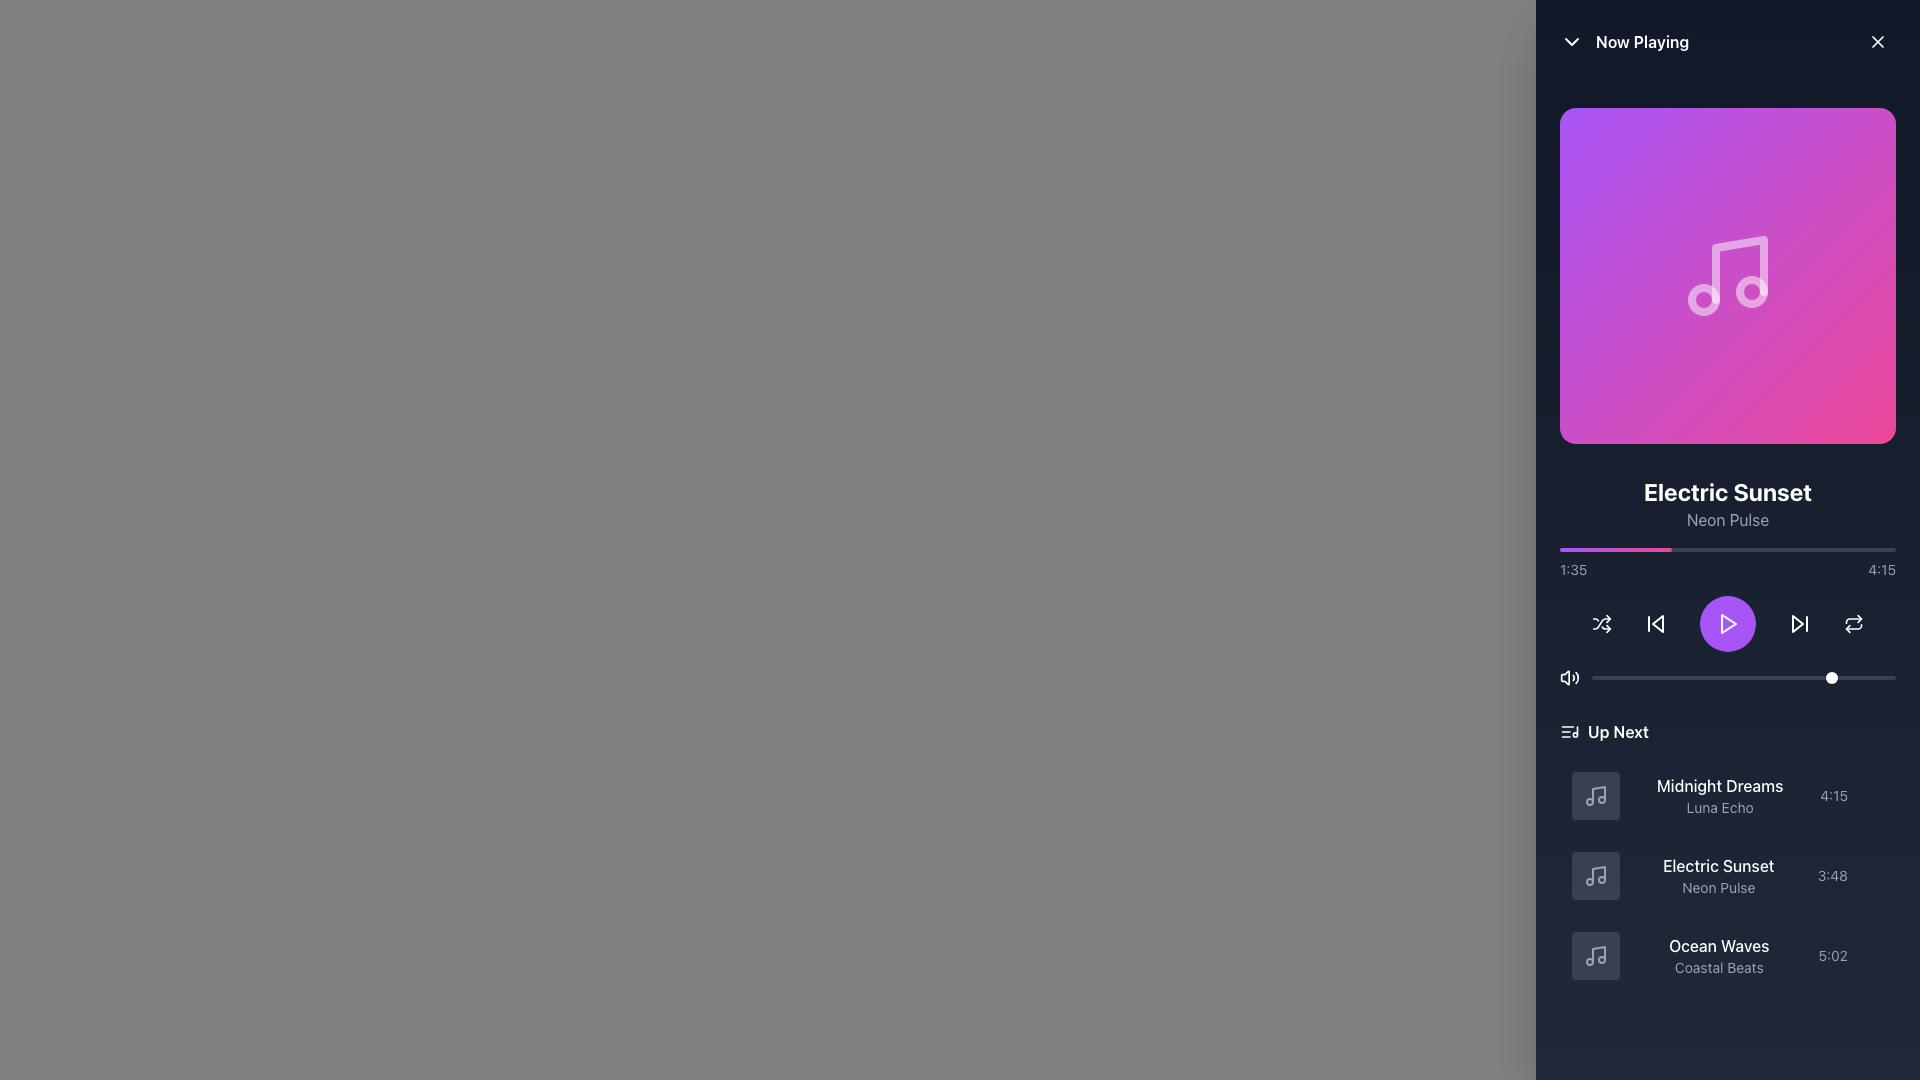 The image size is (1920, 1080). What do you see at coordinates (1703, 550) in the screenshot?
I see `playback position` at bounding box center [1703, 550].